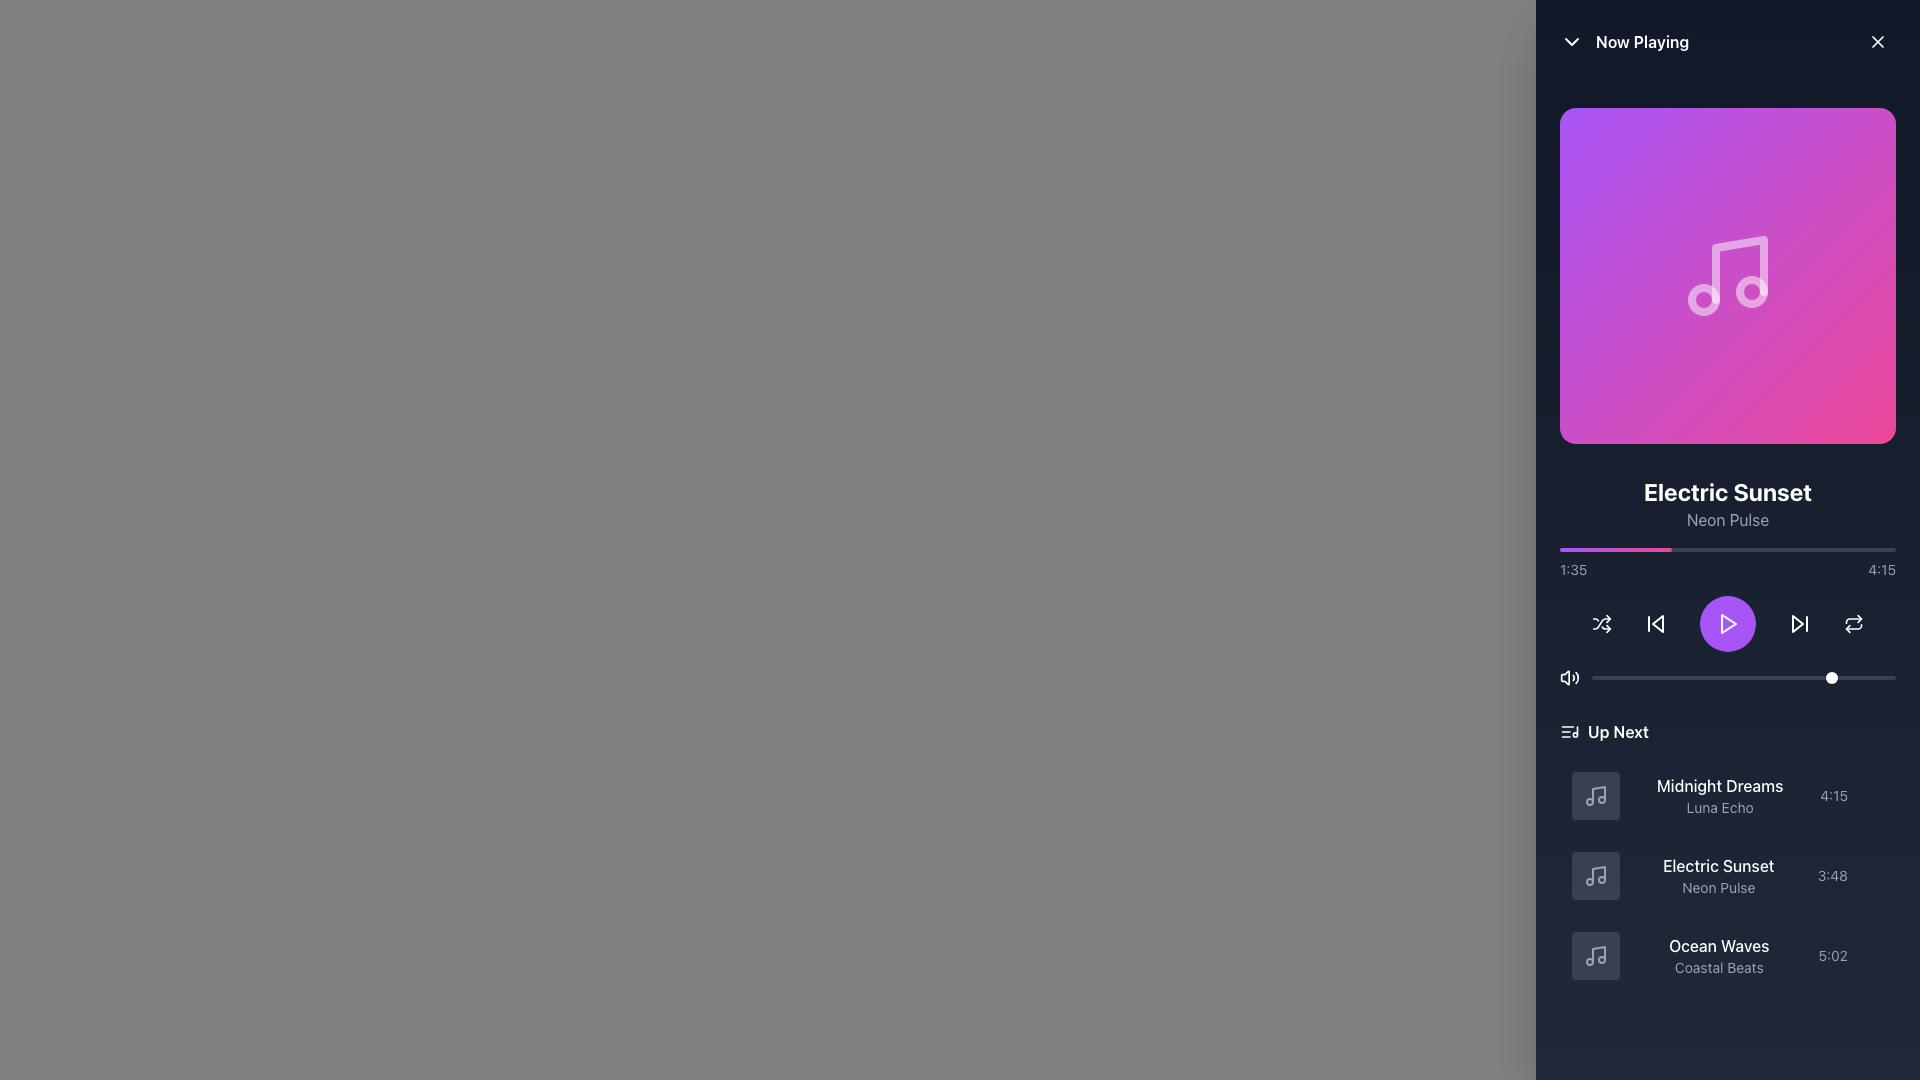 The image size is (1920, 1080). What do you see at coordinates (1703, 550) in the screenshot?
I see `playback position` at bounding box center [1703, 550].